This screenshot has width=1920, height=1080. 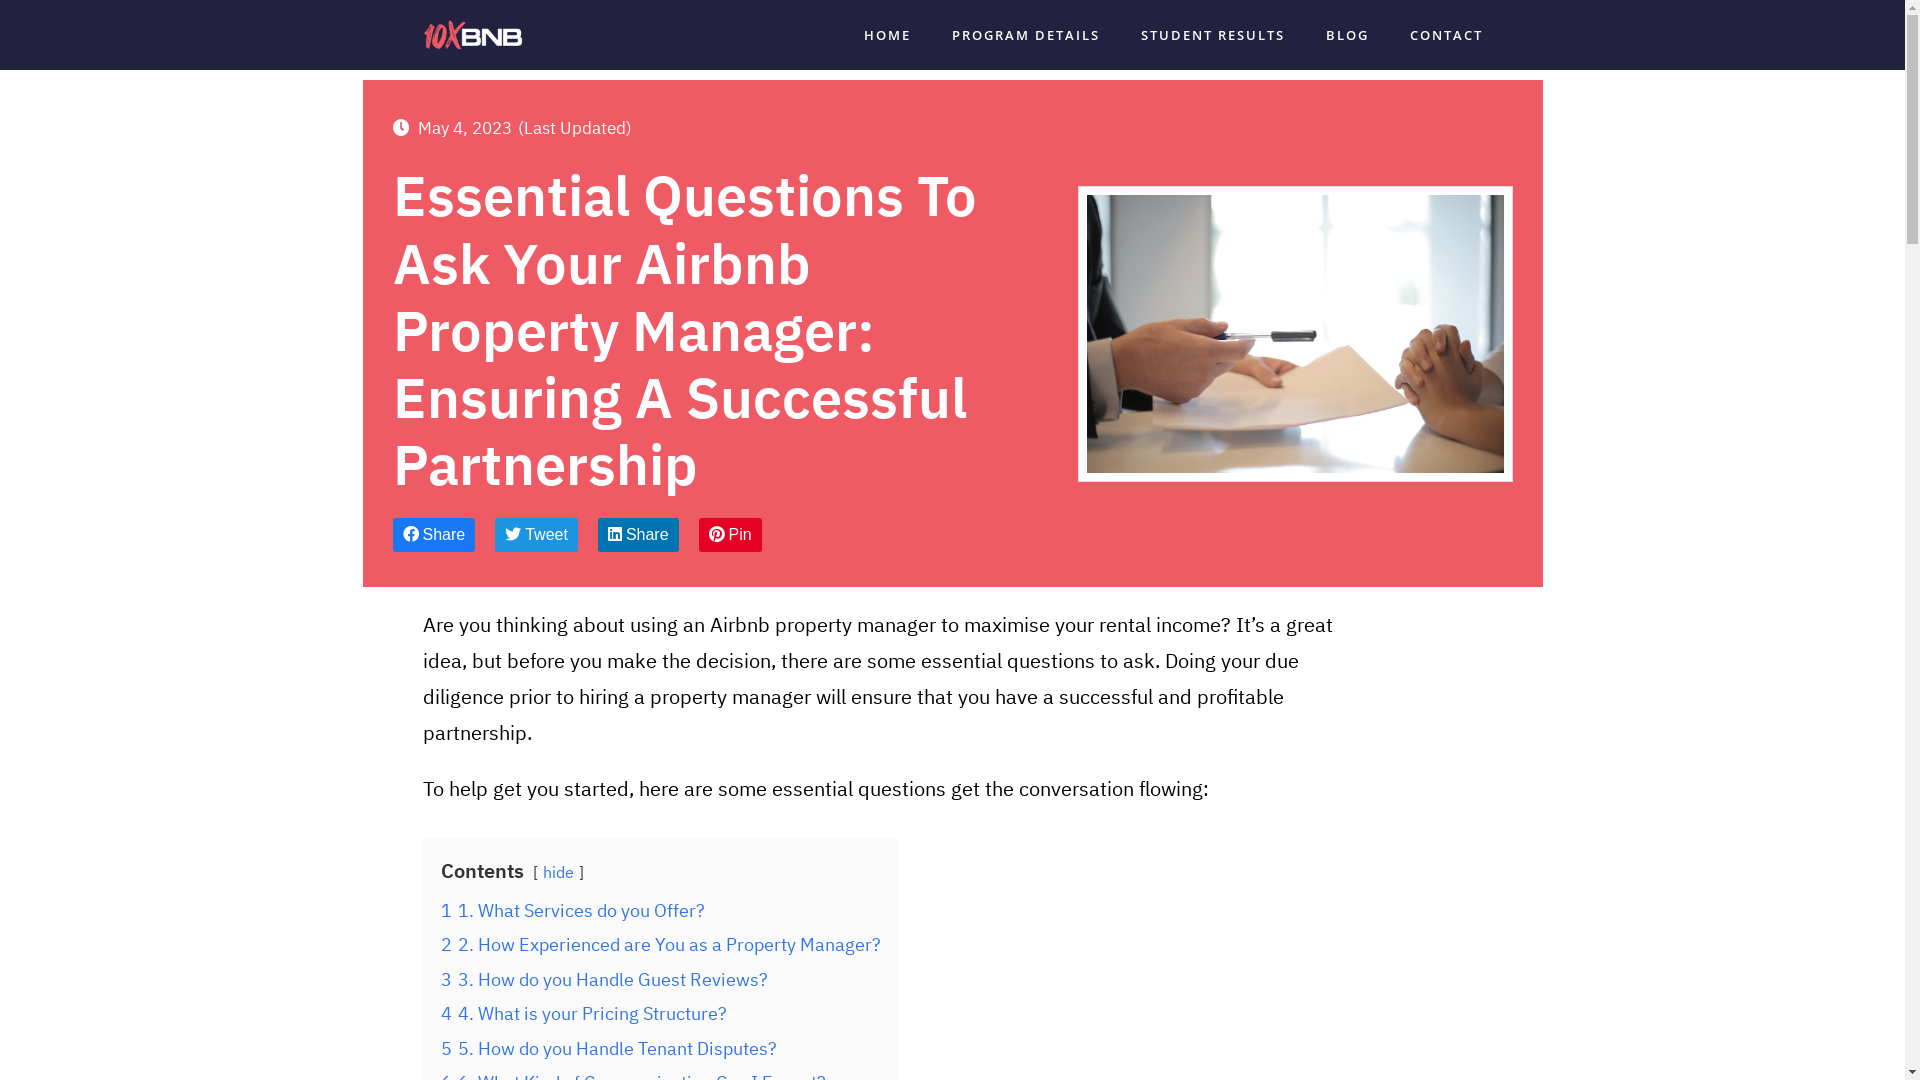 I want to click on '5 5. How do you Handle Tenant Disputes?', so click(x=607, y=1047).